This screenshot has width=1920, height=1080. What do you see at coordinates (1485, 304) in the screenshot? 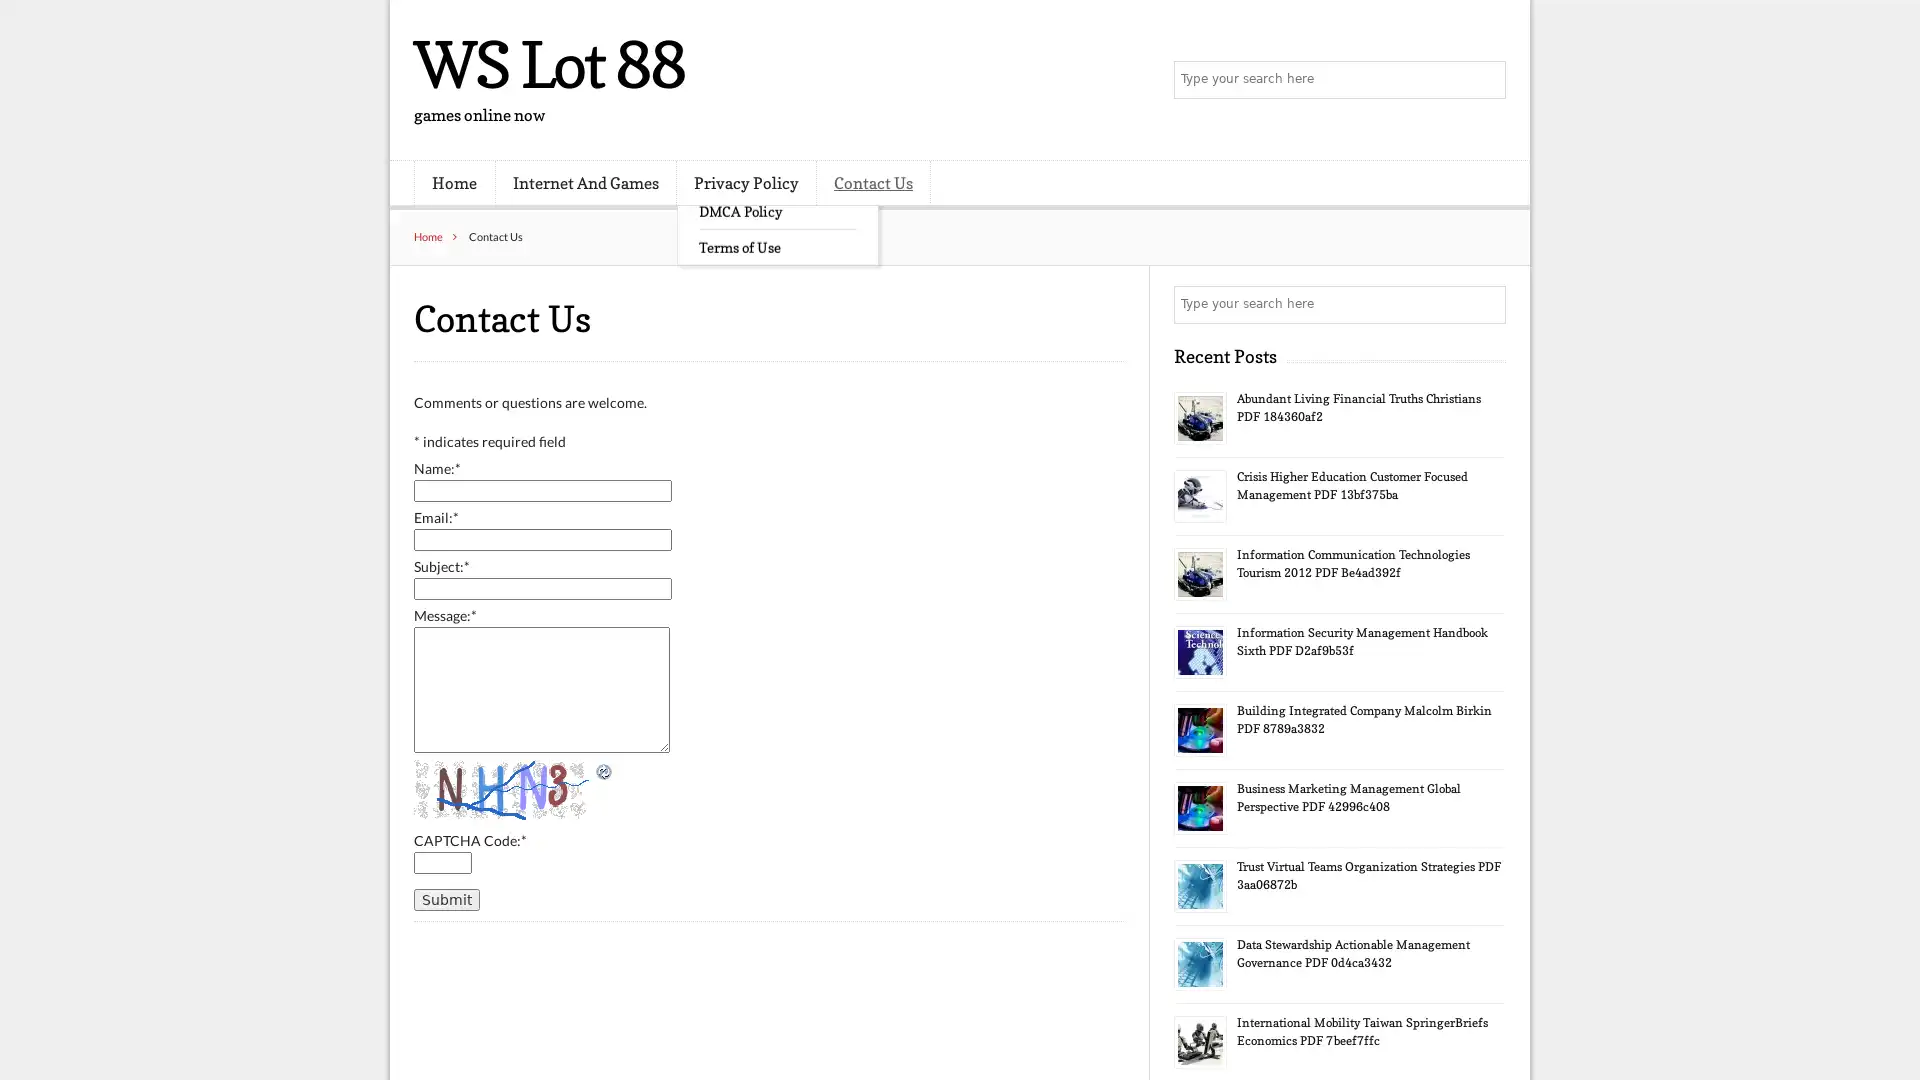
I see `Search` at bounding box center [1485, 304].